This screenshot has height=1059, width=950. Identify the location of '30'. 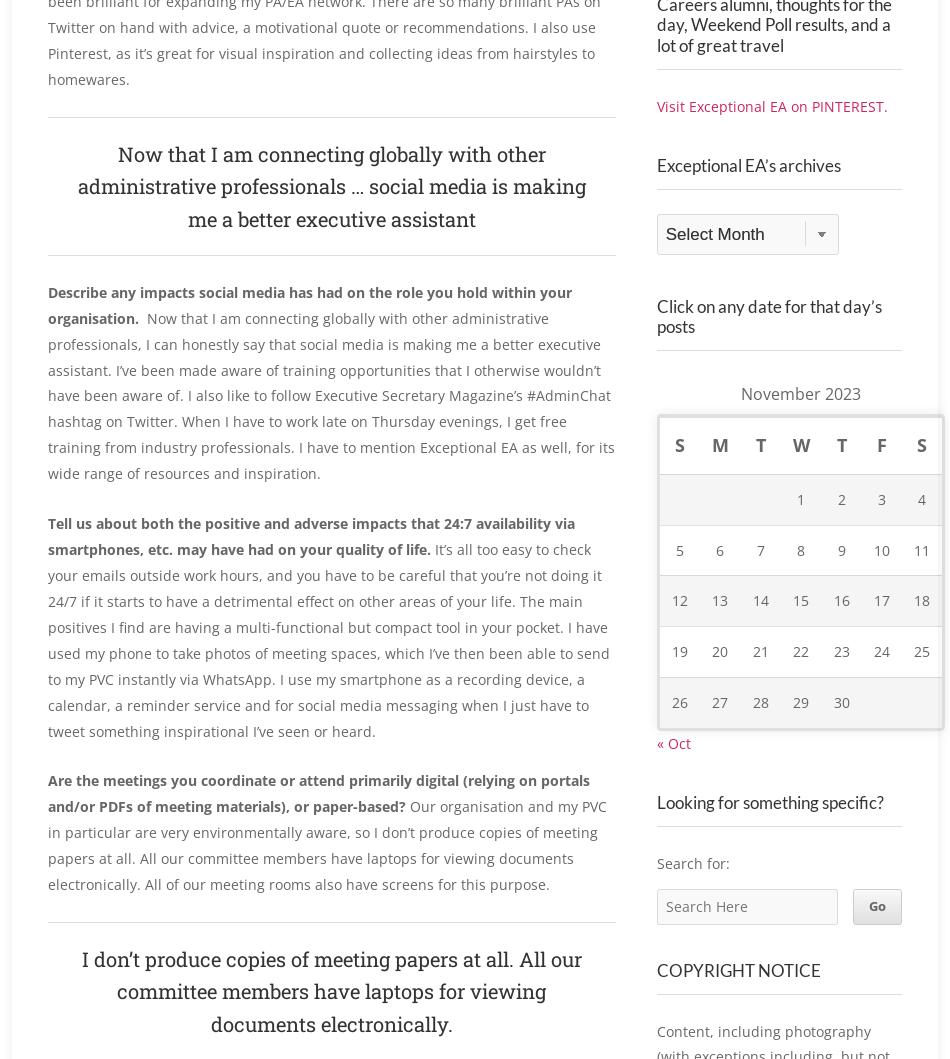
(840, 746).